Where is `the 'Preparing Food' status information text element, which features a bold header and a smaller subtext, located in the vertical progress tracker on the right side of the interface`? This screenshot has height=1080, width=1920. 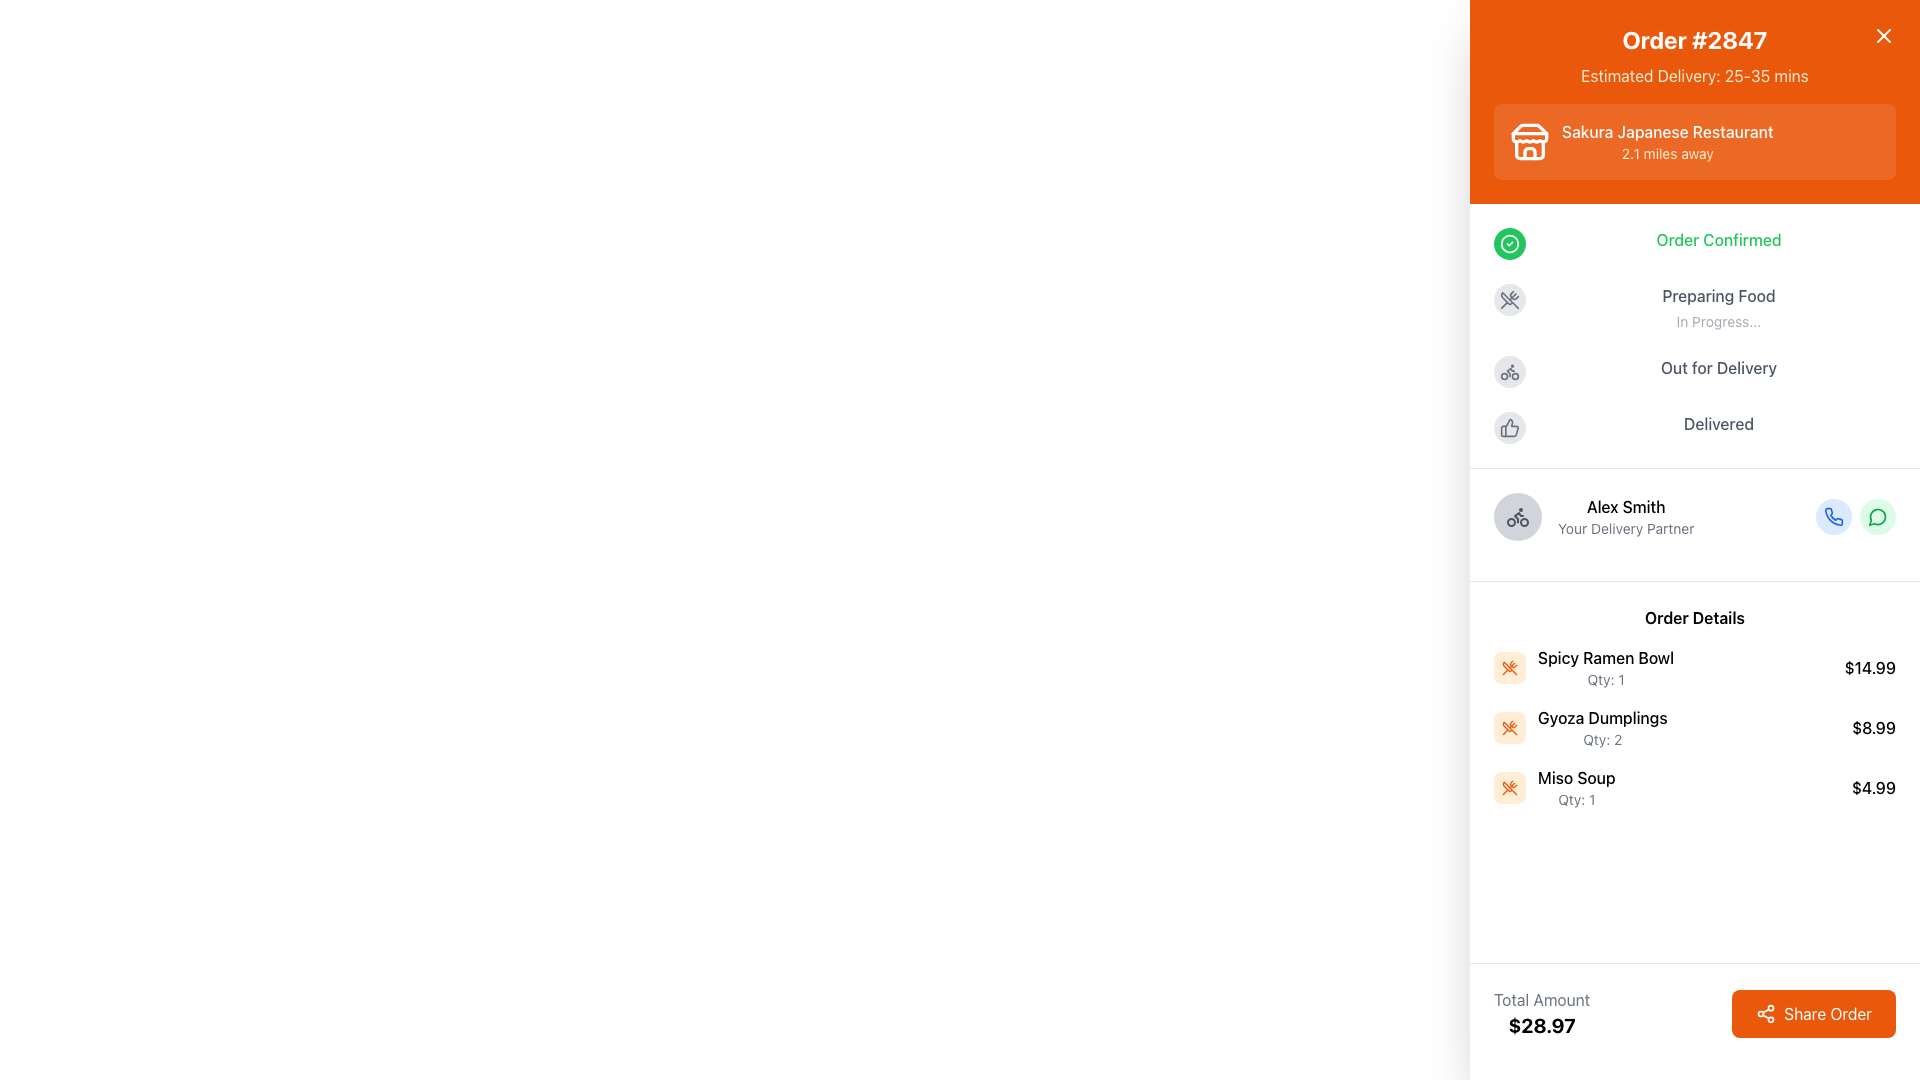 the 'Preparing Food' status information text element, which features a bold header and a smaller subtext, located in the vertical progress tracker on the right side of the interface is located at coordinates (1717, 308).